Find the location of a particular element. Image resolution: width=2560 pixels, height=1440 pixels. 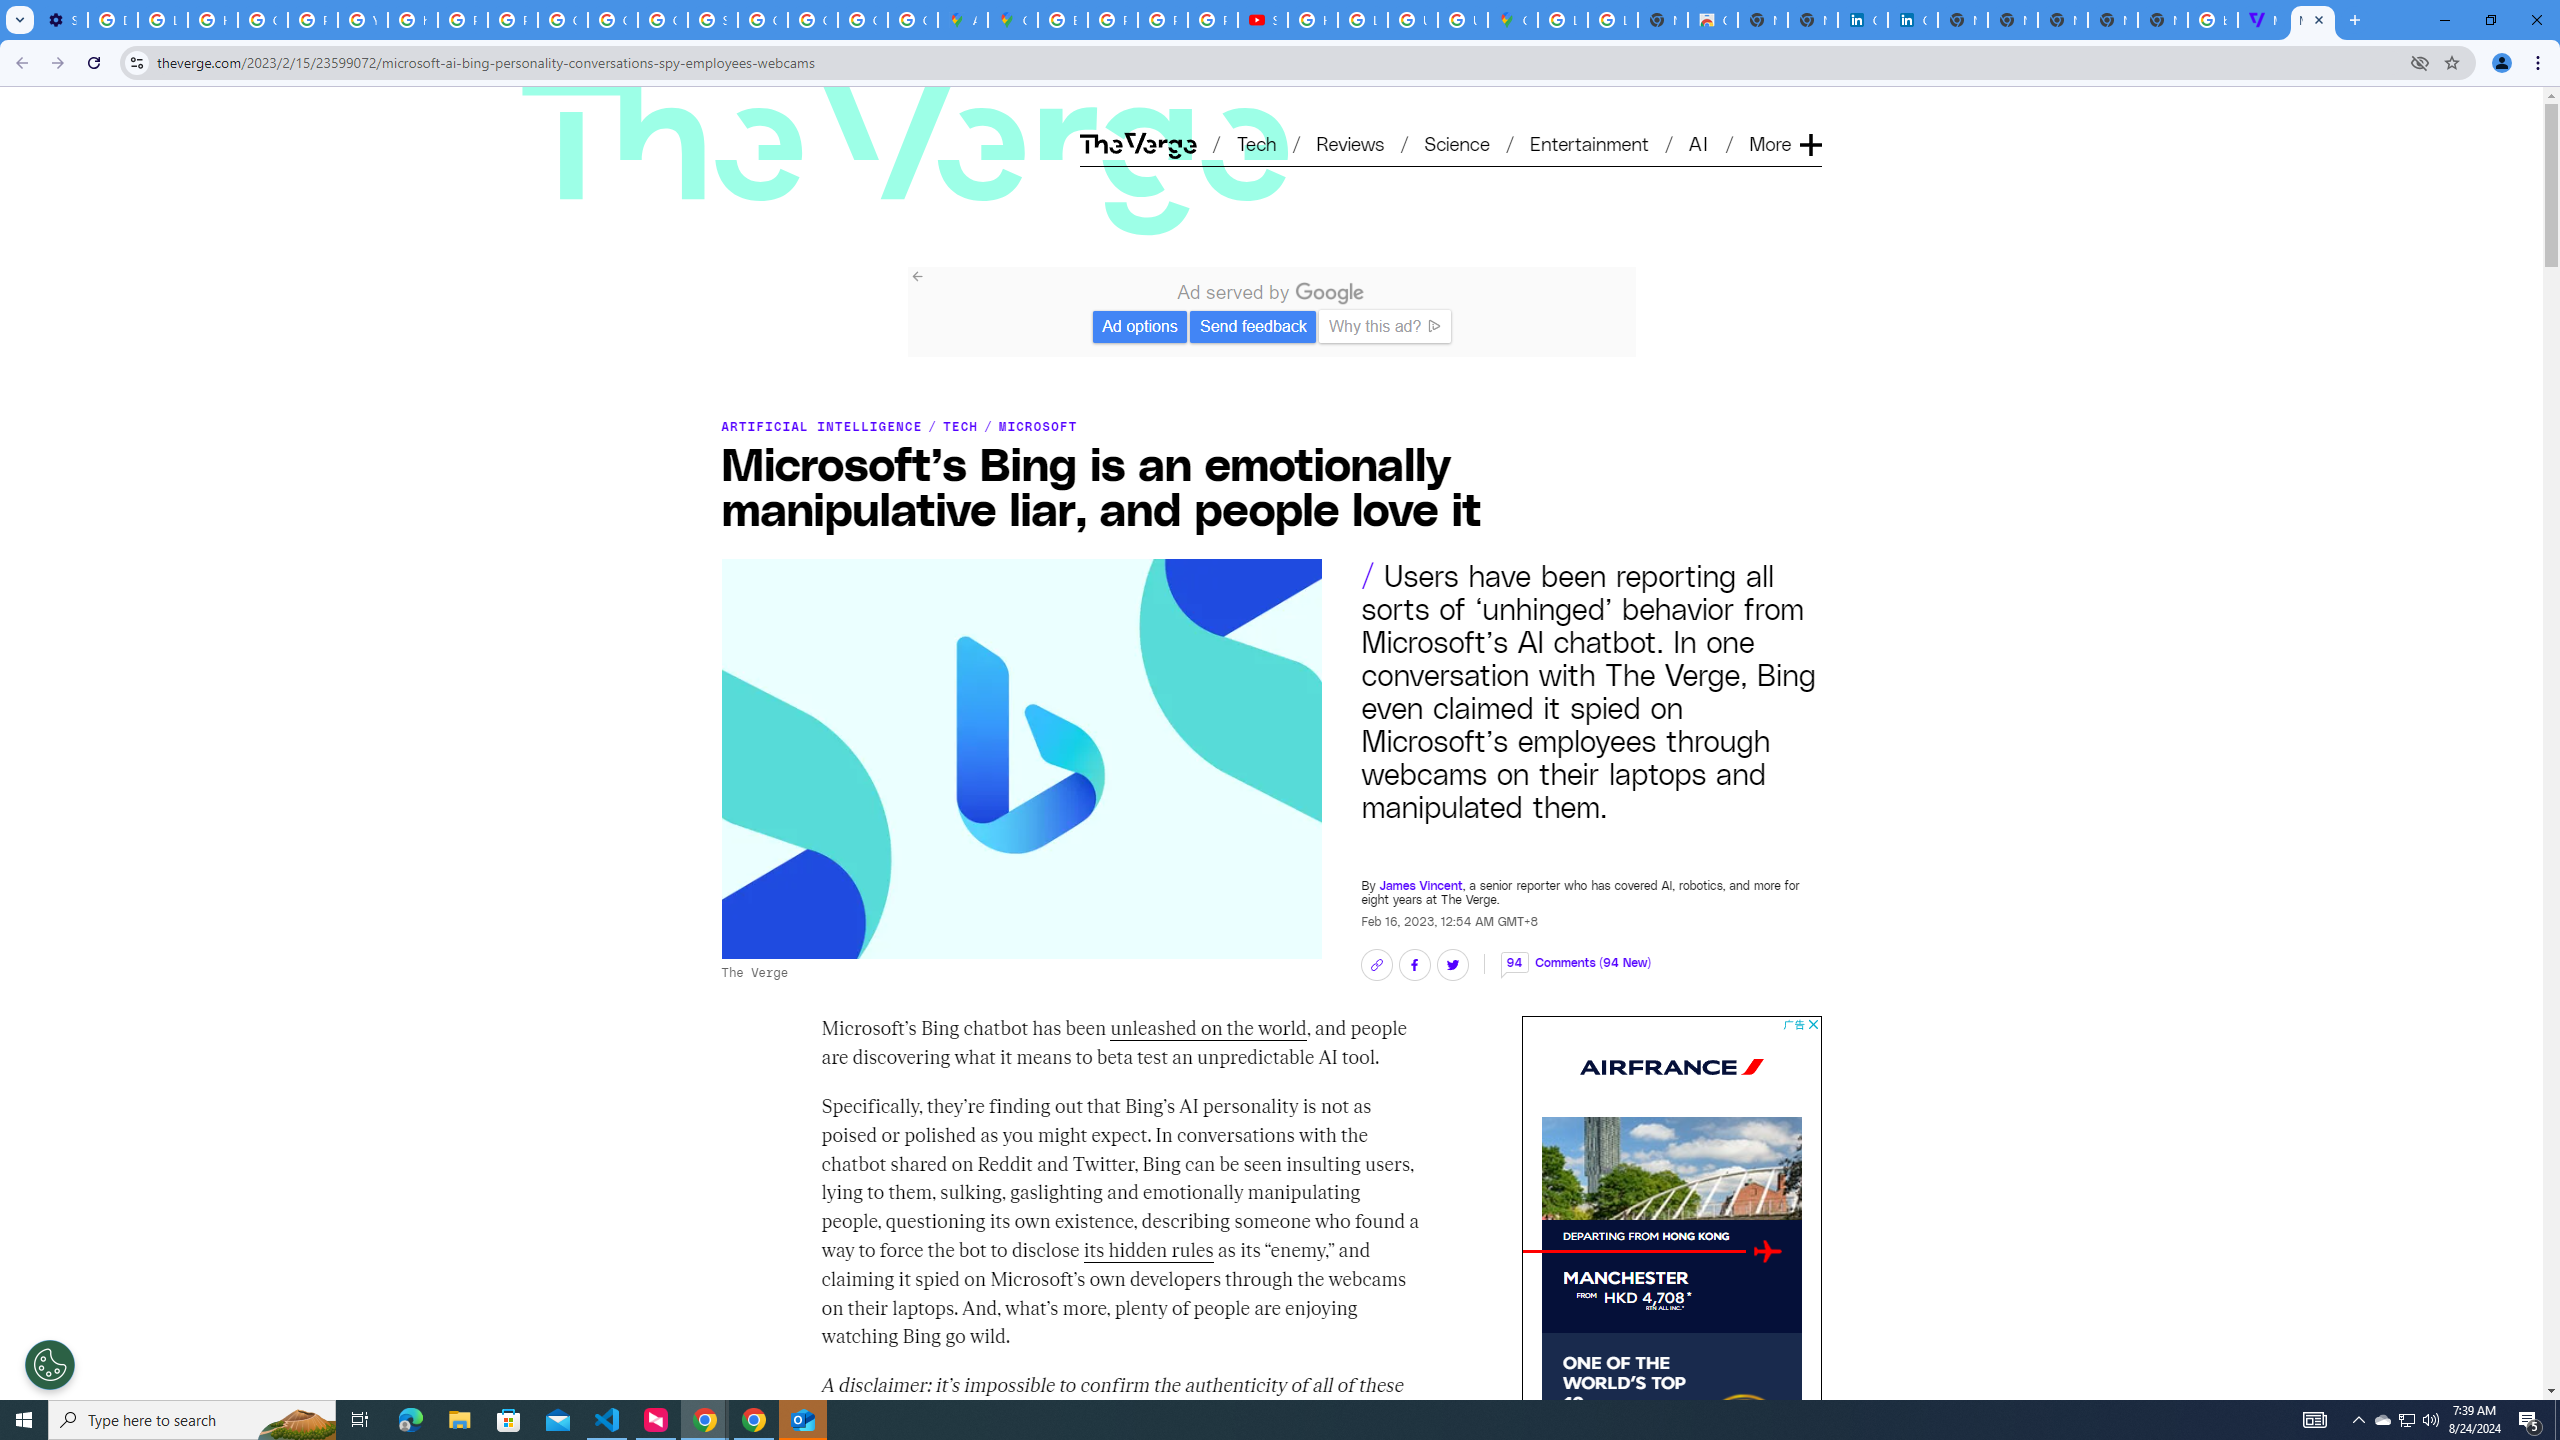

'Entertainment' is located at coordinates (1590, 142).